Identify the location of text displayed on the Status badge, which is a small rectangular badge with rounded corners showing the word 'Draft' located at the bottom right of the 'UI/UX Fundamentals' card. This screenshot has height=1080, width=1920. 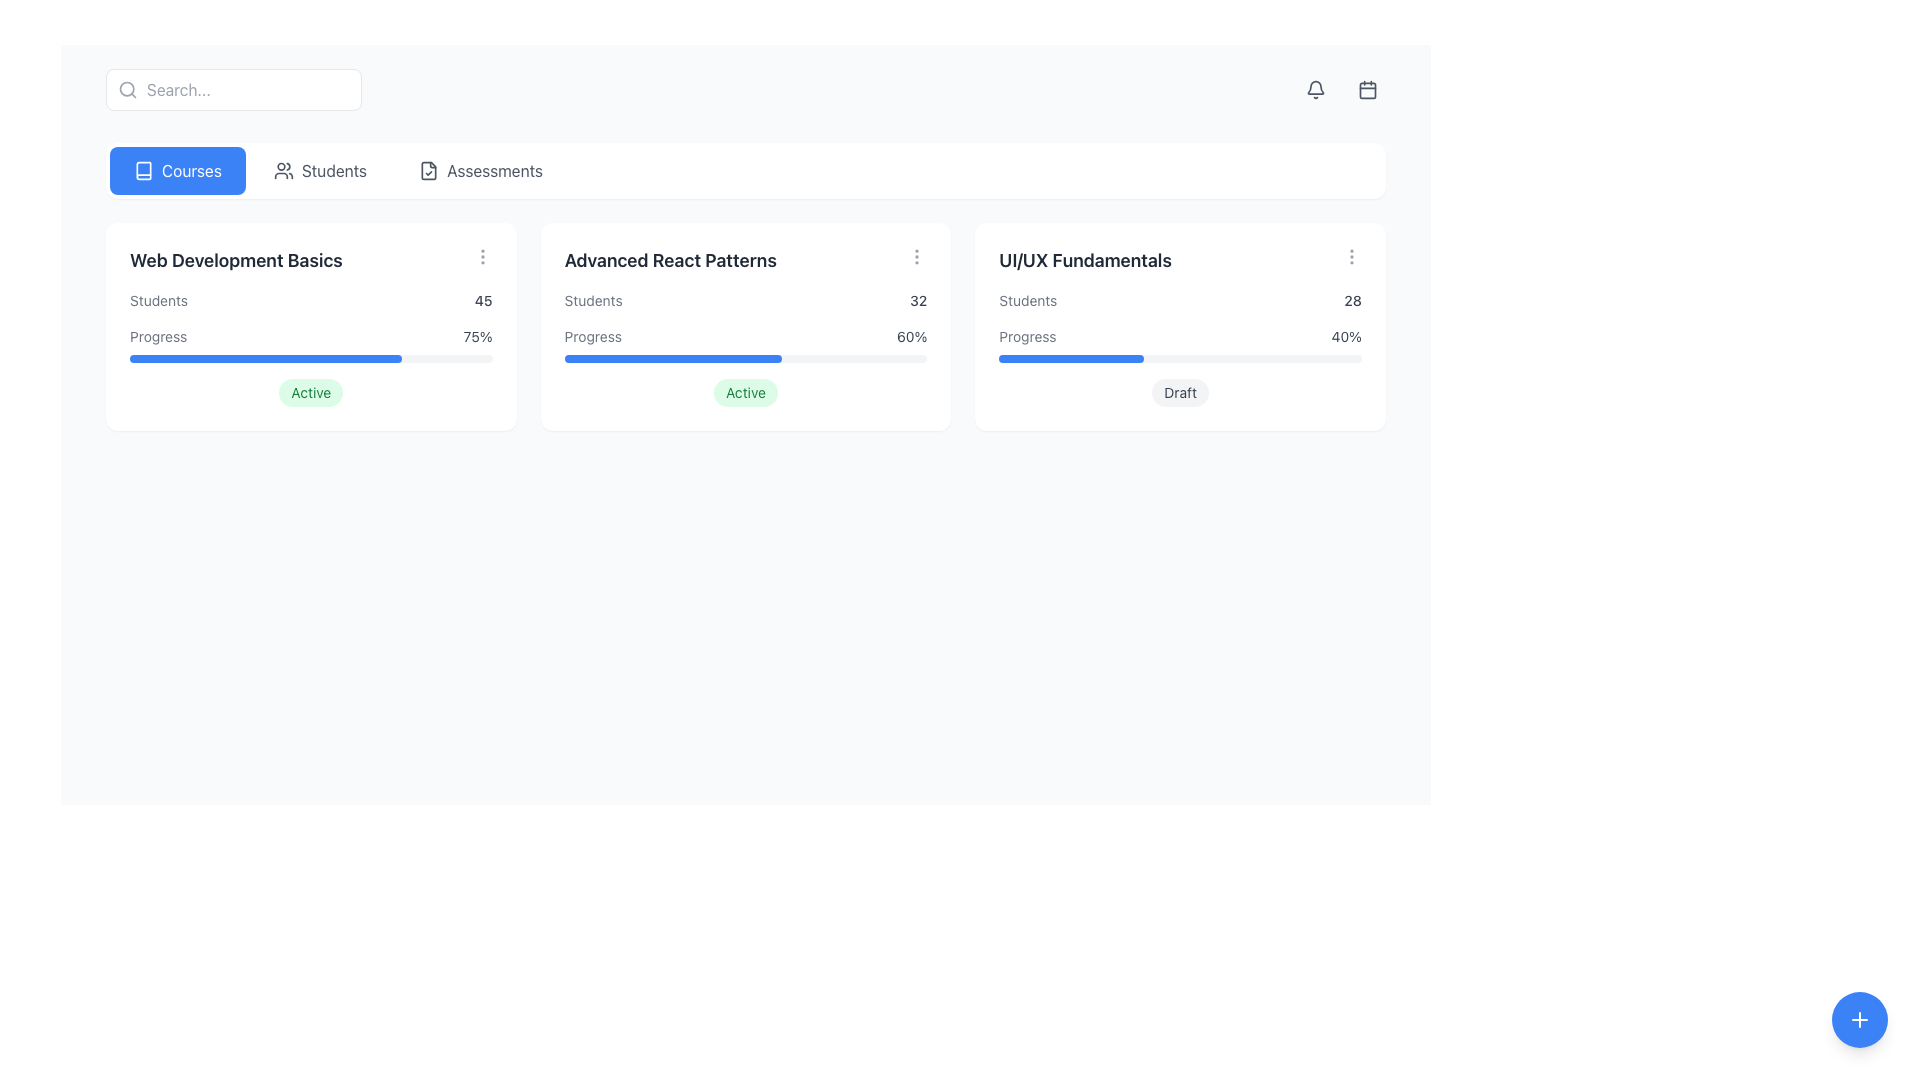
(1180, 393).